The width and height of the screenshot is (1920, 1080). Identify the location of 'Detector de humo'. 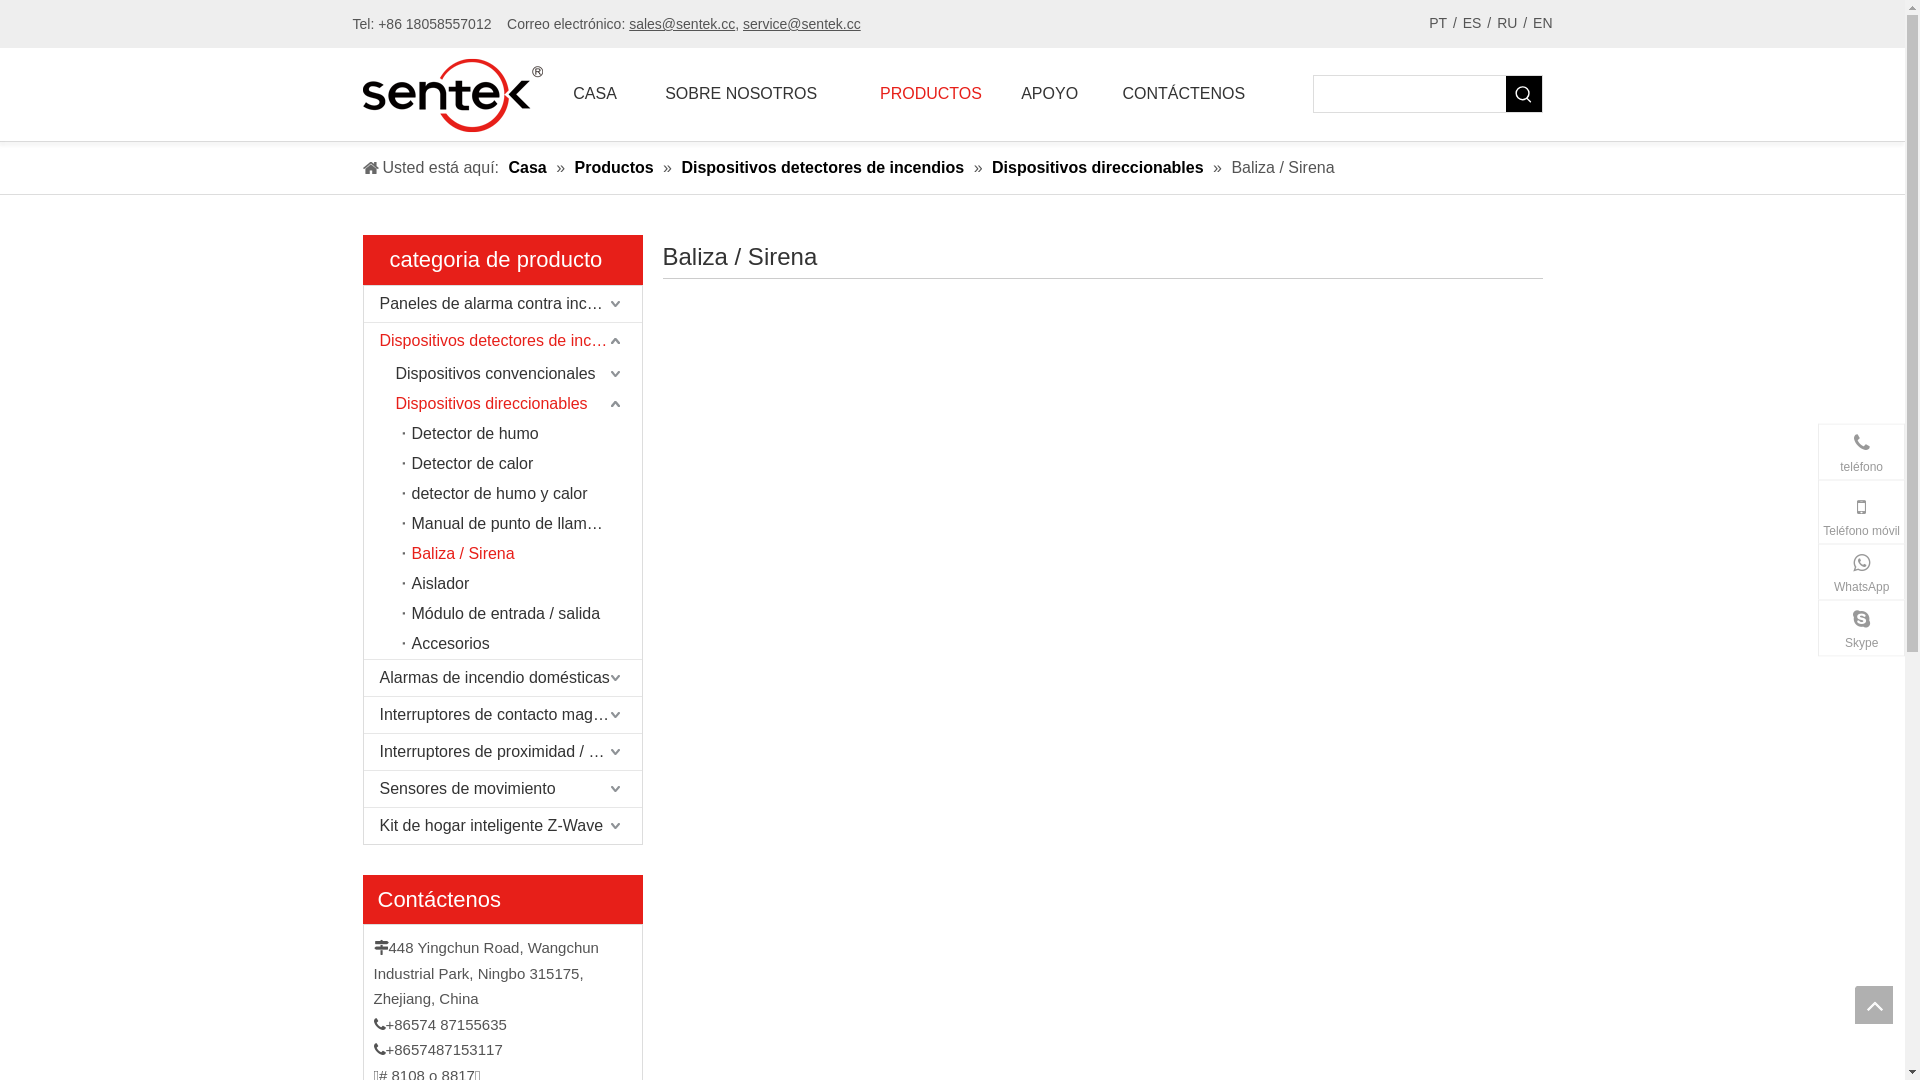
(522, 433).